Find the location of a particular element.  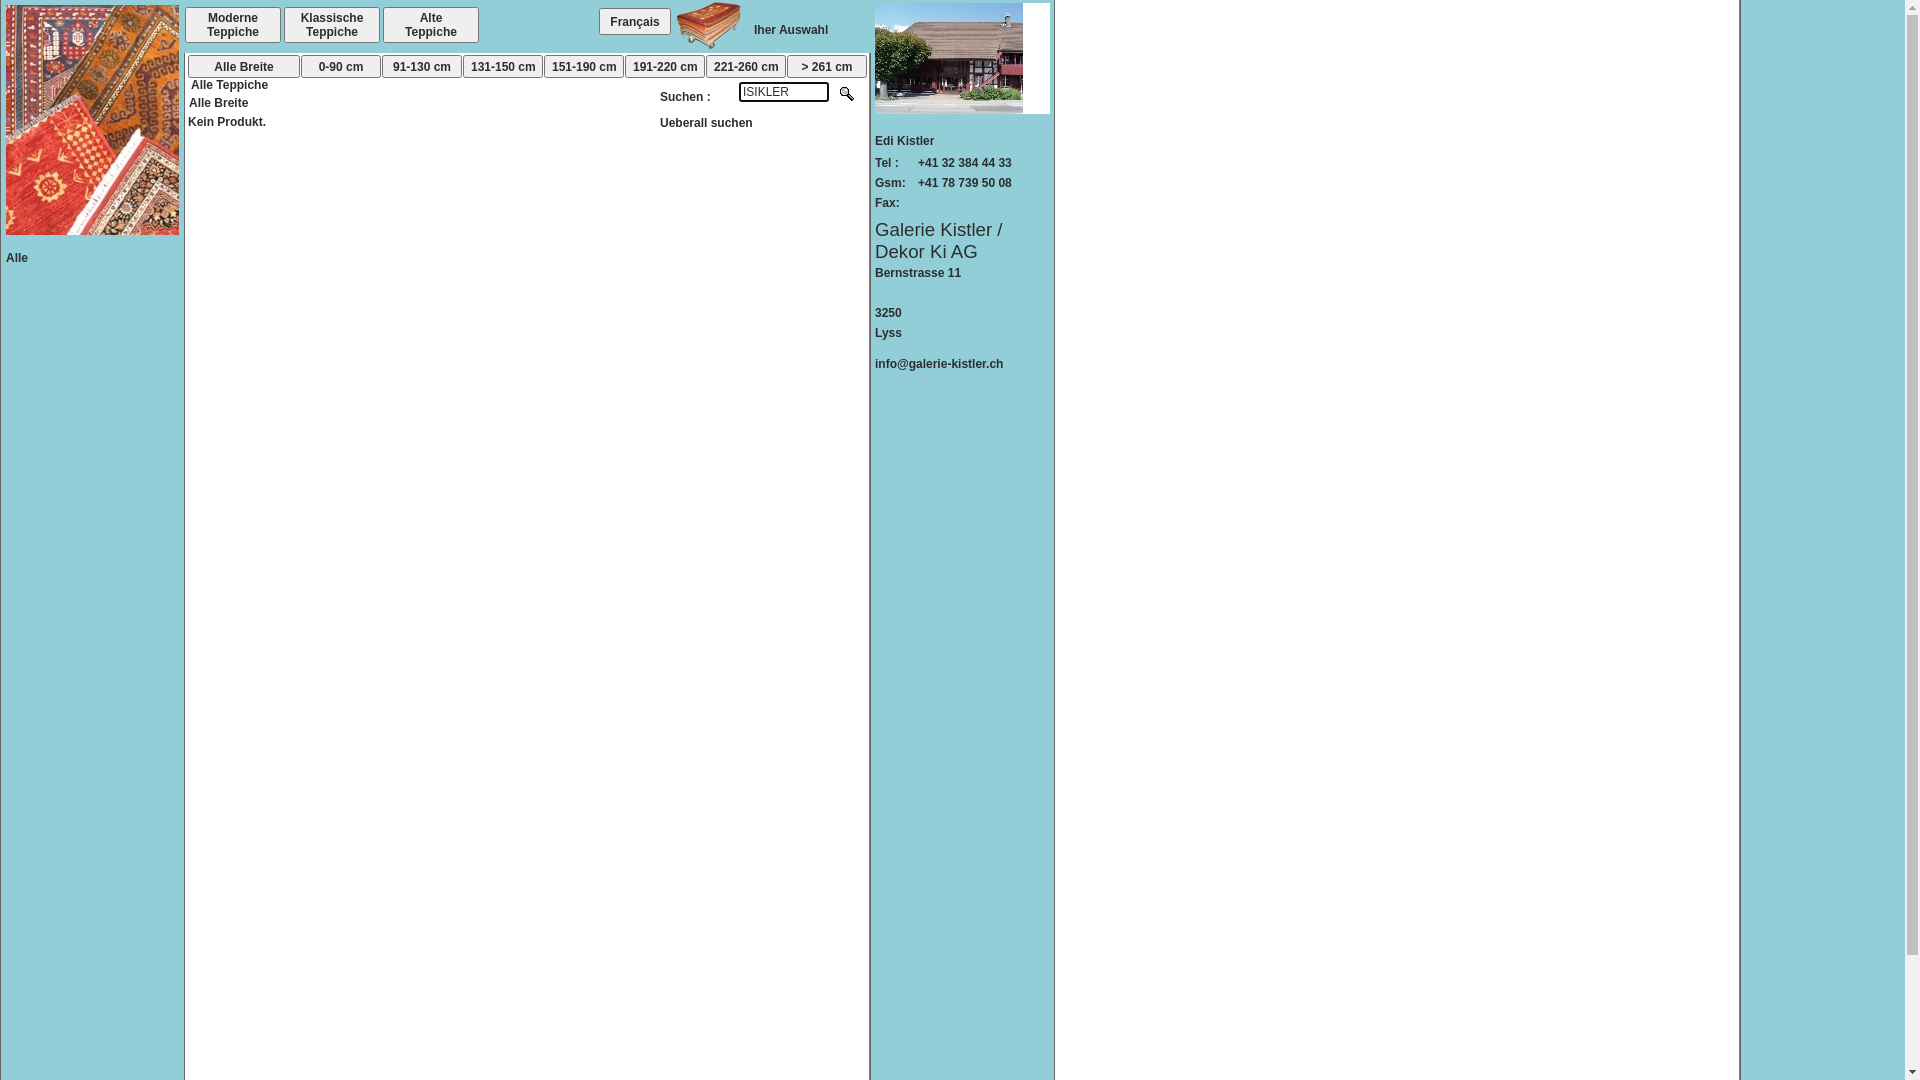

'stockKTL' is located at coordinates (914, 402).